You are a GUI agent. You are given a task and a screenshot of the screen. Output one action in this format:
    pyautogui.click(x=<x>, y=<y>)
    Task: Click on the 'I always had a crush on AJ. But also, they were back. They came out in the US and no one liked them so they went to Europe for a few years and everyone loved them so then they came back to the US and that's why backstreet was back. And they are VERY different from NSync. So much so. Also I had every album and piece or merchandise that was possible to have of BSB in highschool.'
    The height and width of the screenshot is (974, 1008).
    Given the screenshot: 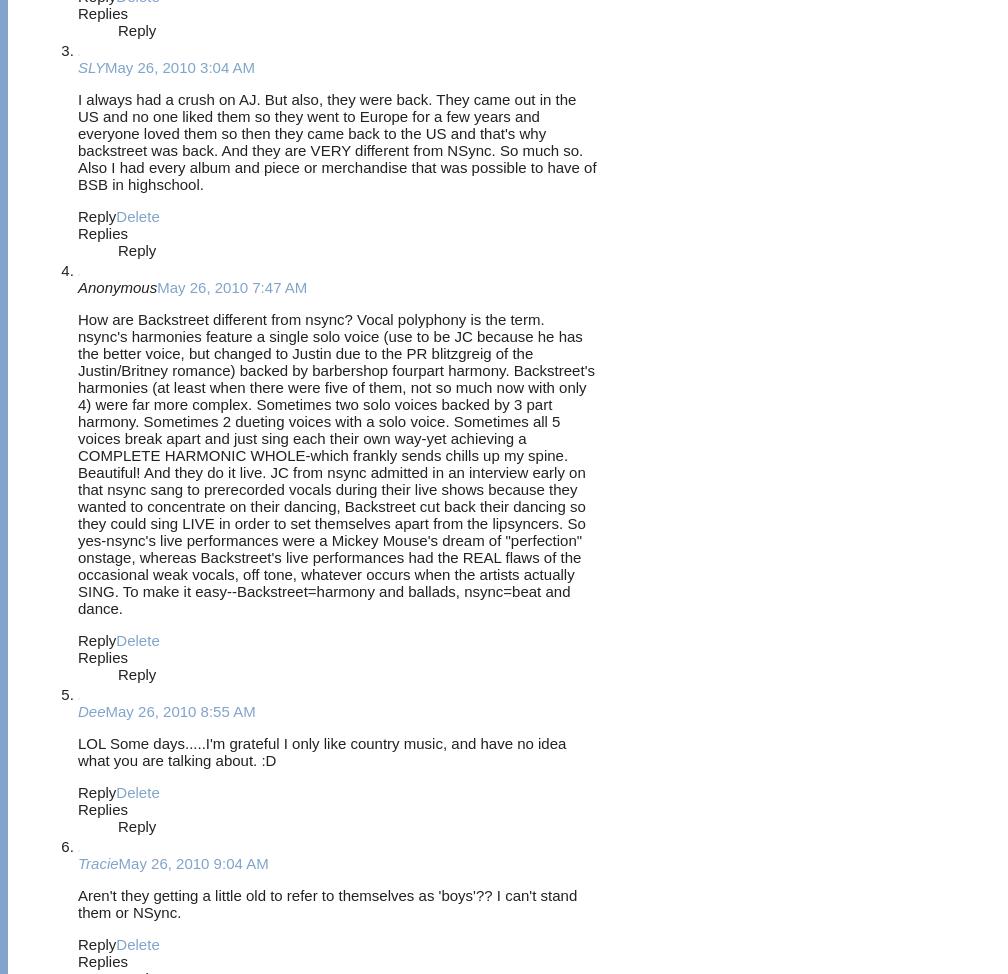 What is the action you would take?
    pyautogui.click(x=78, y=140)
    